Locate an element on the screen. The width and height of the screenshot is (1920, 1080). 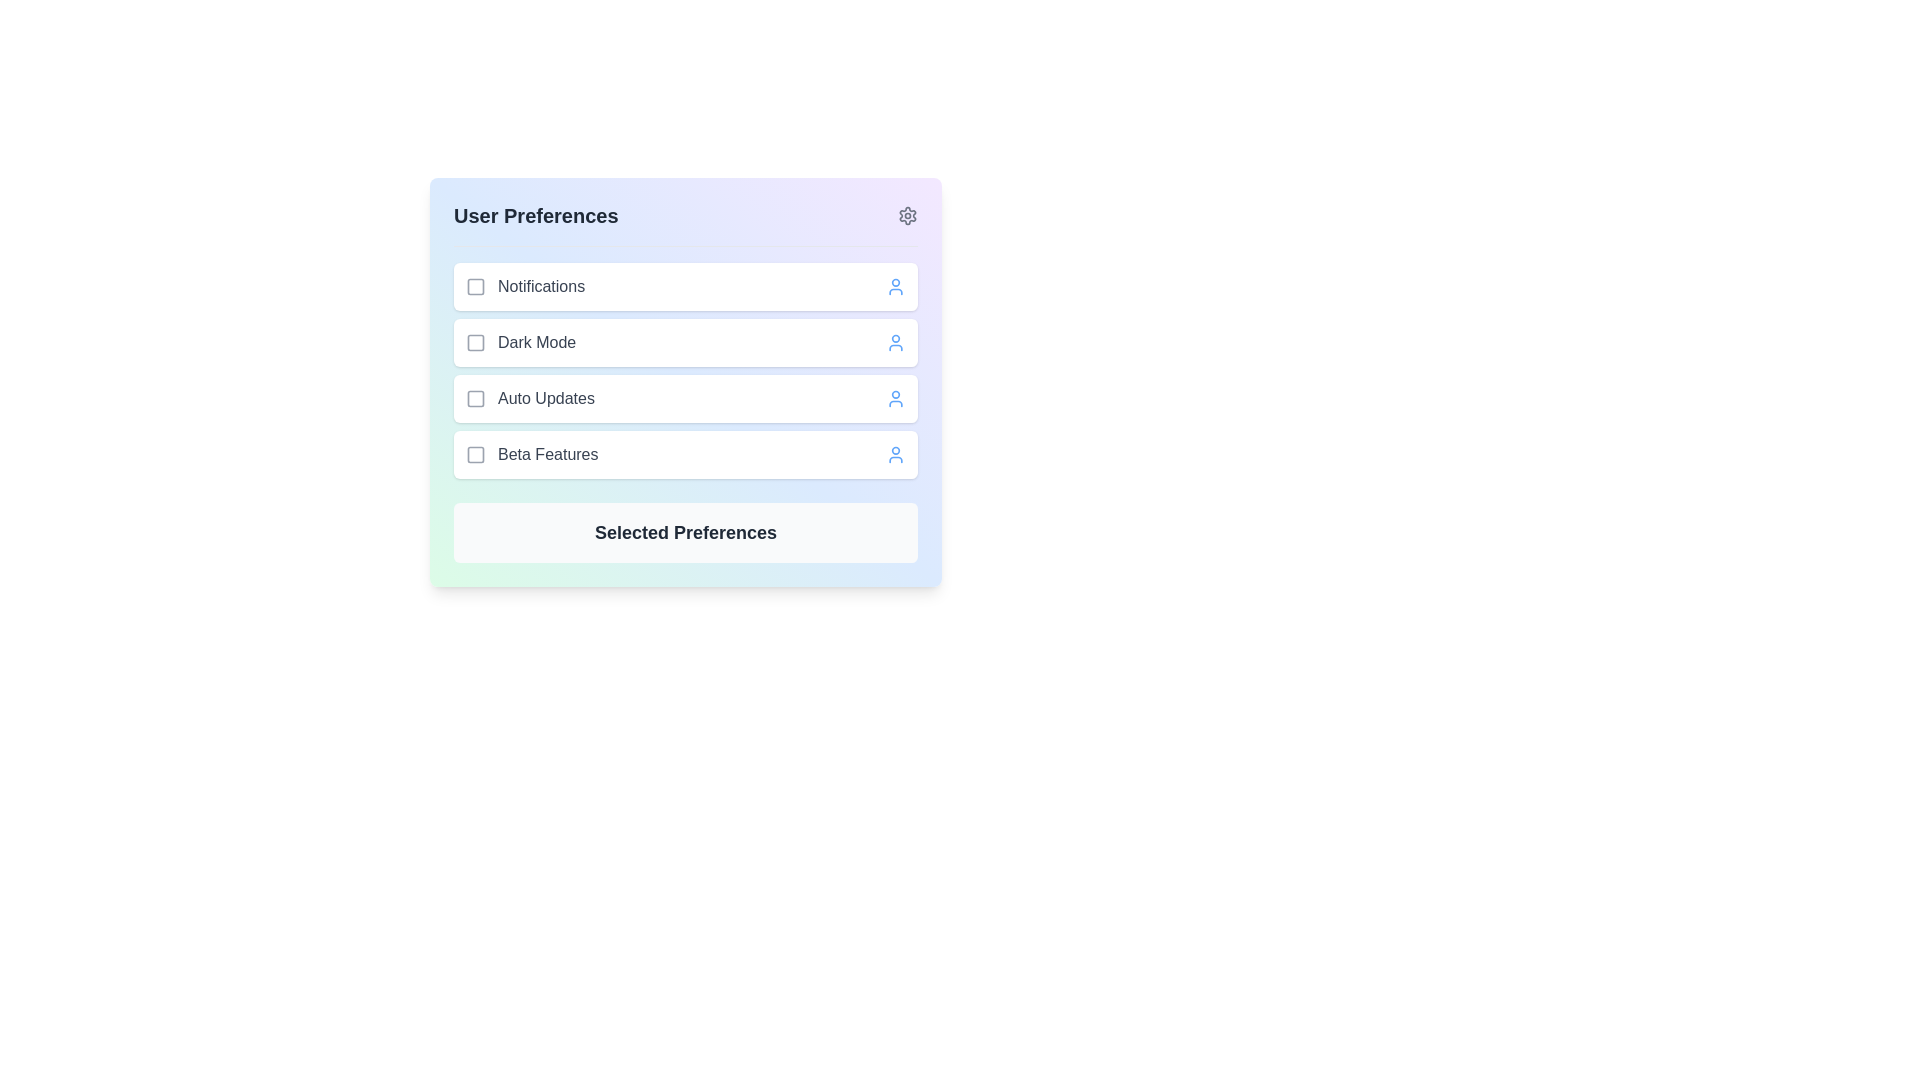
the checkbox for the 'Notifications' setting, which is the first indicator box in the list of user preferences, located to the left of the label 'Notifications' is located at coordinates (474, 286).